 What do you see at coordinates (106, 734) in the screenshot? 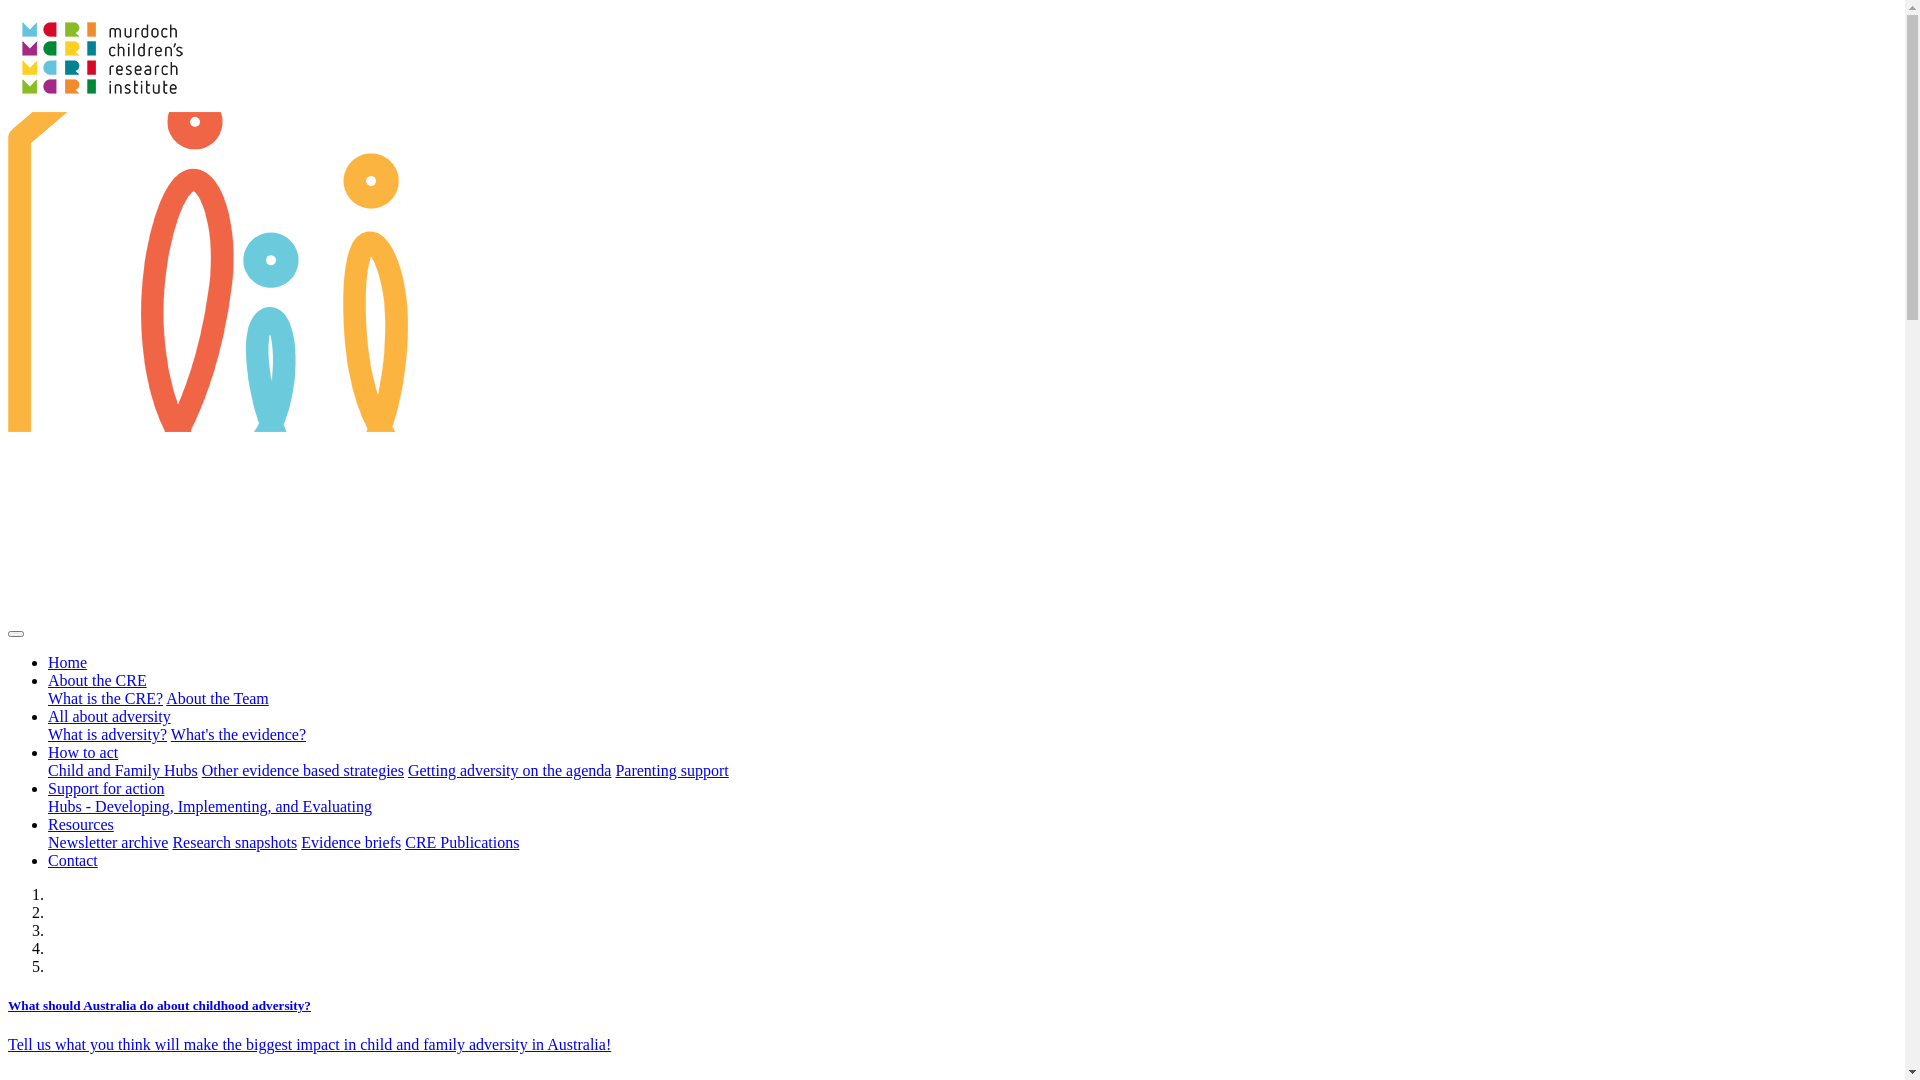
I see `'What is adversity?'` at bounding box center [106, 734].